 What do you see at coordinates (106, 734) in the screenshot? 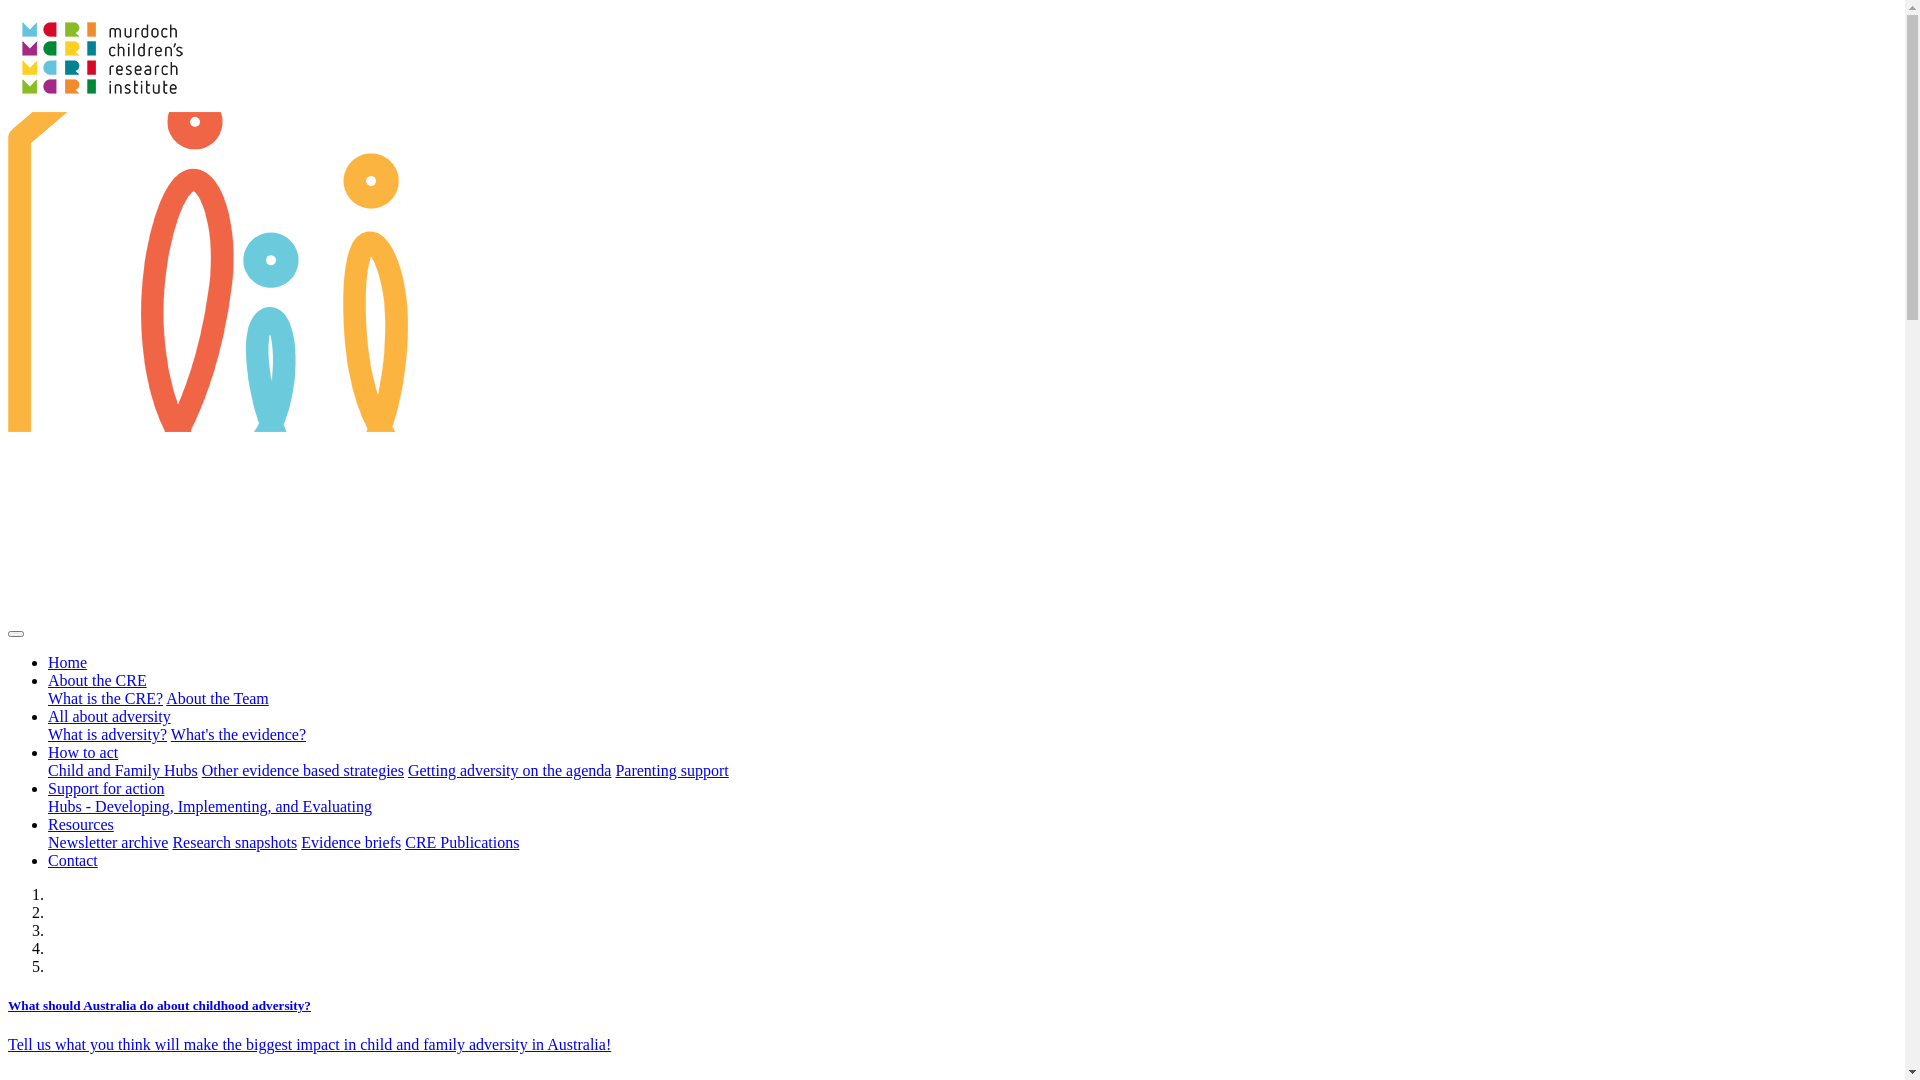
I see `'What is adversity?'` at bounding box center [106, 734].